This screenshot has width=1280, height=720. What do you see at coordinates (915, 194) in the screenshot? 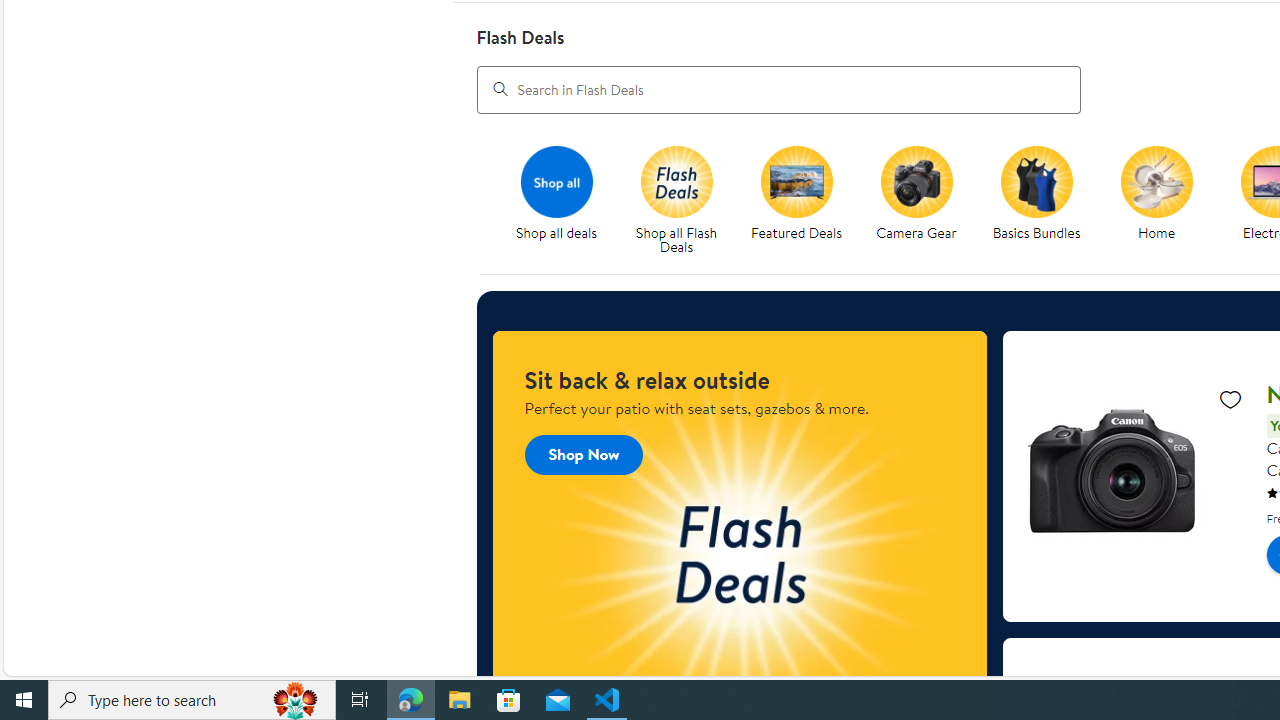
I see `'Camera Gear Camera Gear'` at bounding box center [915, 194].